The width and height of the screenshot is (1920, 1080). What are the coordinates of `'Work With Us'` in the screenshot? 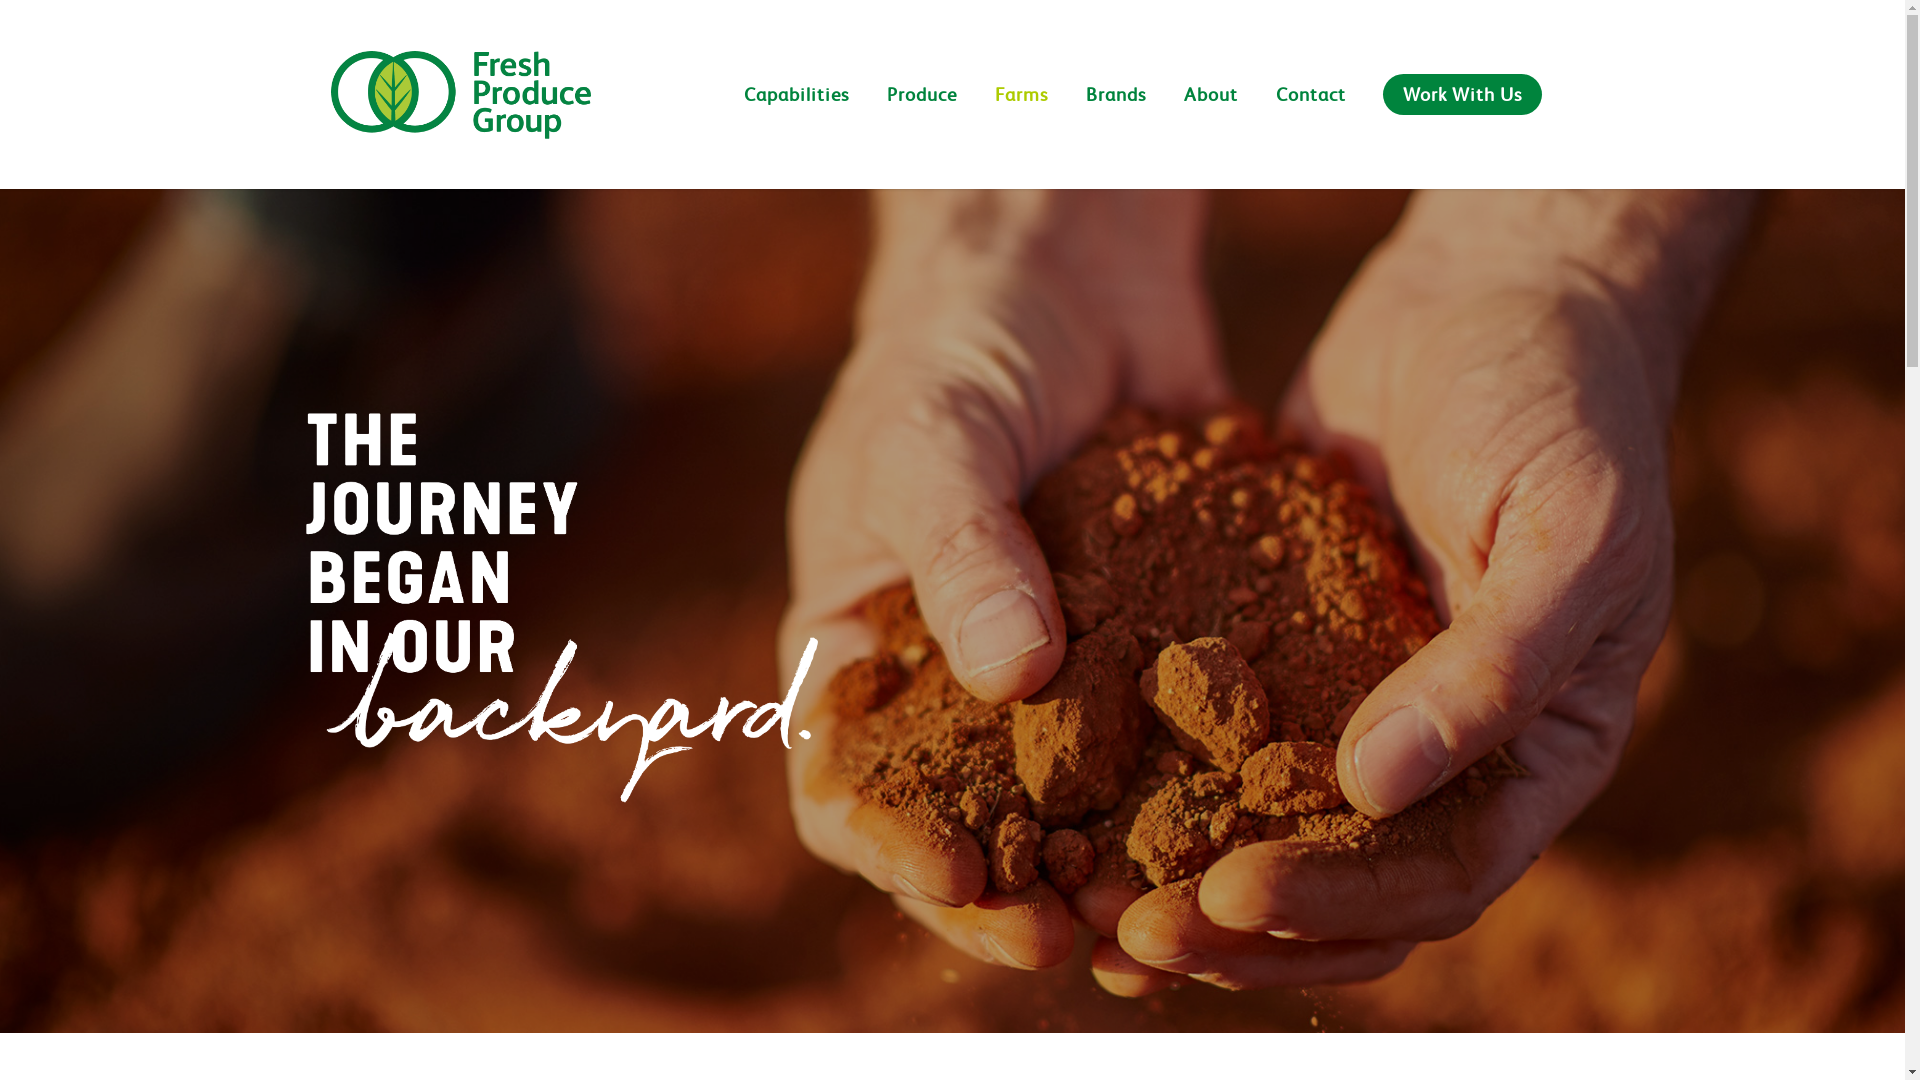 It's located at (1462, 119).